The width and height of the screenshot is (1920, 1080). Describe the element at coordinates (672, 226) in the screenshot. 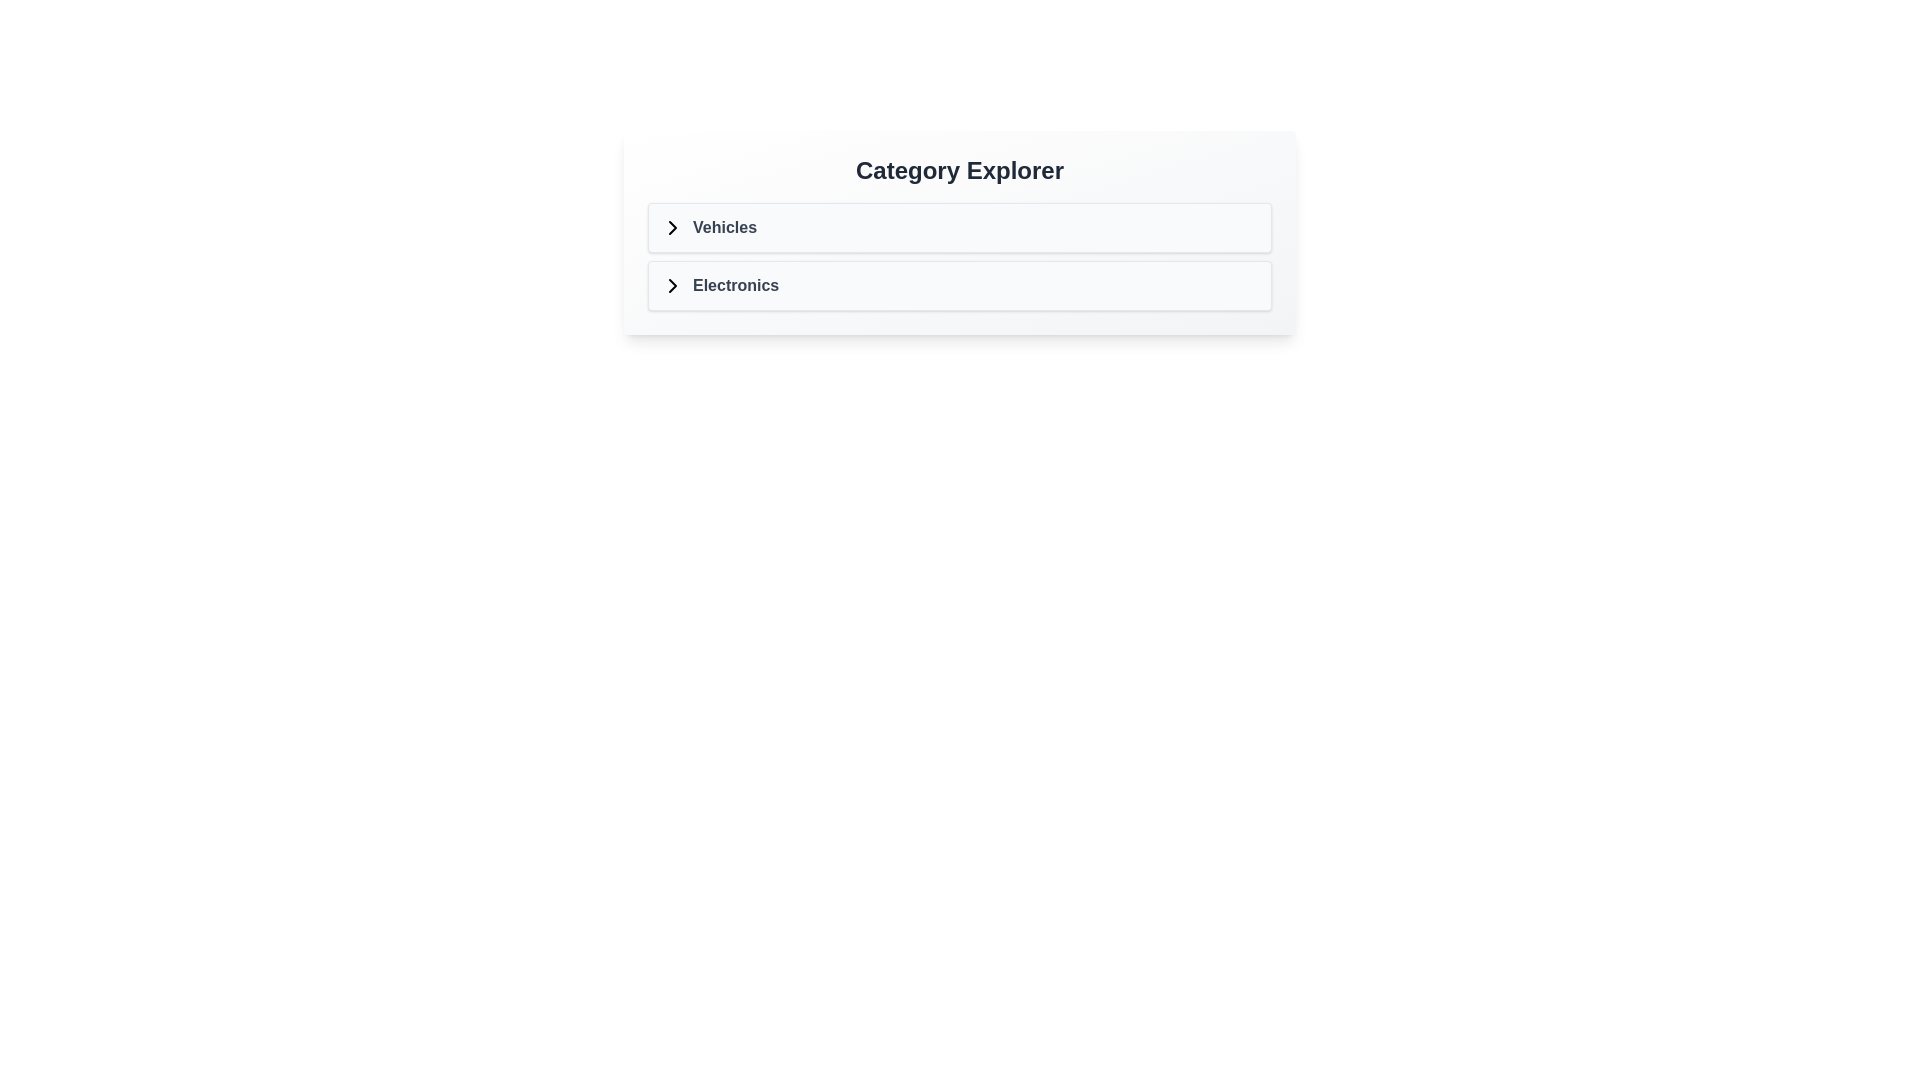

I see `the Chevron icon located to the left of the 'Vehicles' text` at that location.